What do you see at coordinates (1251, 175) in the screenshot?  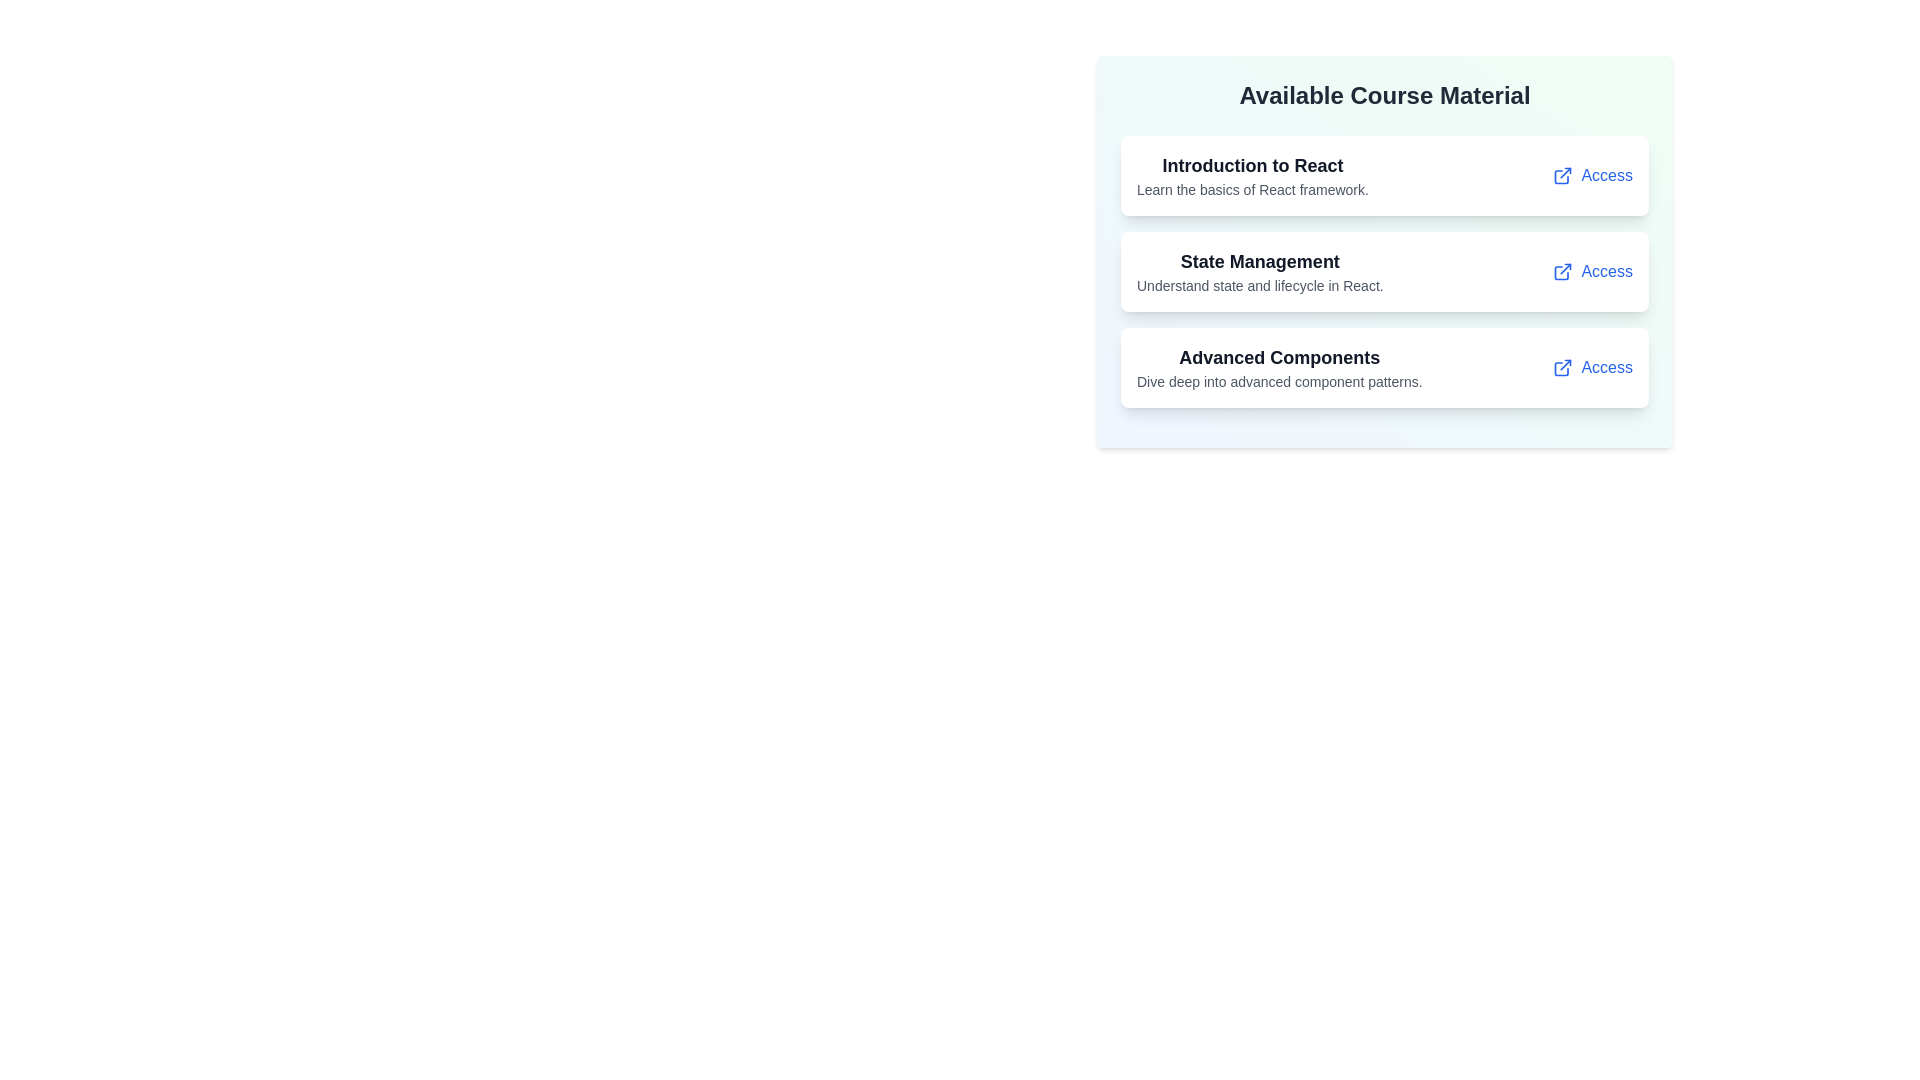 I see `the 'Introduction to React' item to expand its details` at bounding box center [1251, 175].